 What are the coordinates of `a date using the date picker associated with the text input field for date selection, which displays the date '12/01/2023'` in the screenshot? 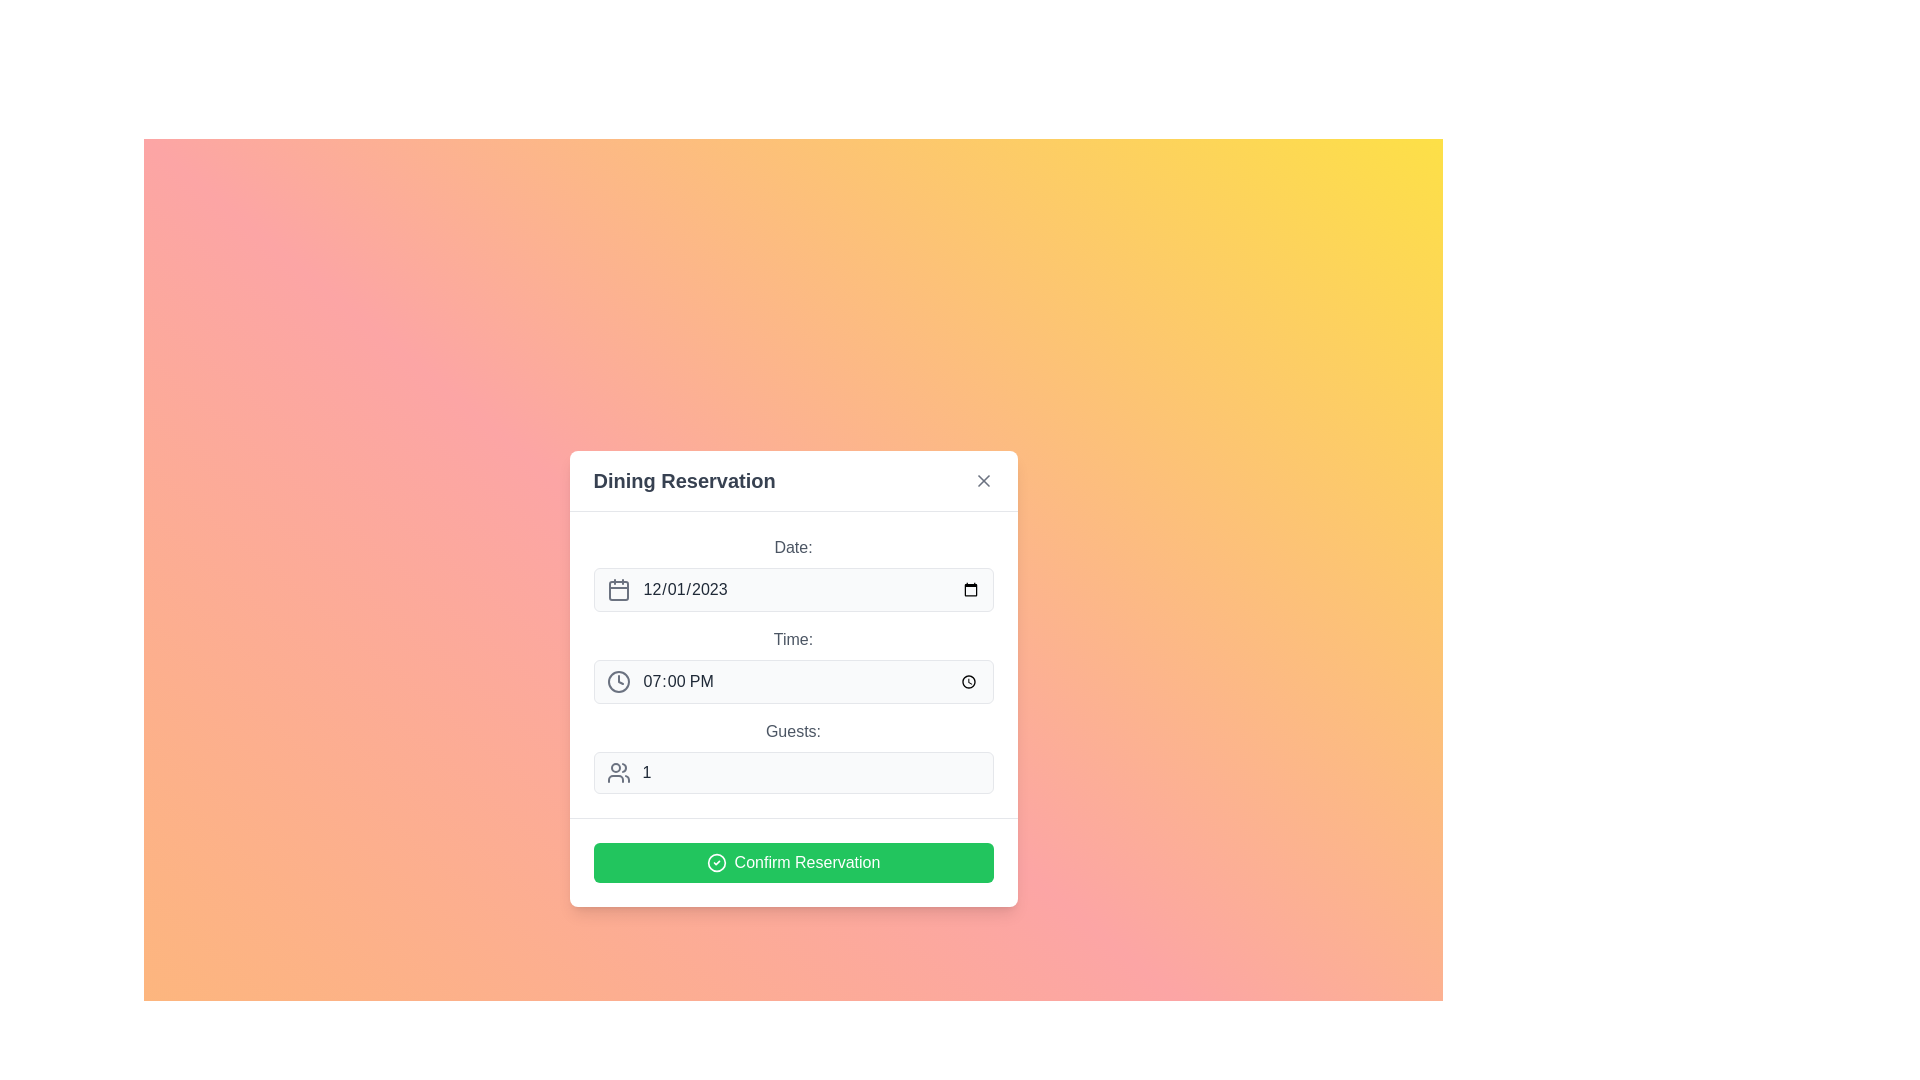 It's located at (811, 589).